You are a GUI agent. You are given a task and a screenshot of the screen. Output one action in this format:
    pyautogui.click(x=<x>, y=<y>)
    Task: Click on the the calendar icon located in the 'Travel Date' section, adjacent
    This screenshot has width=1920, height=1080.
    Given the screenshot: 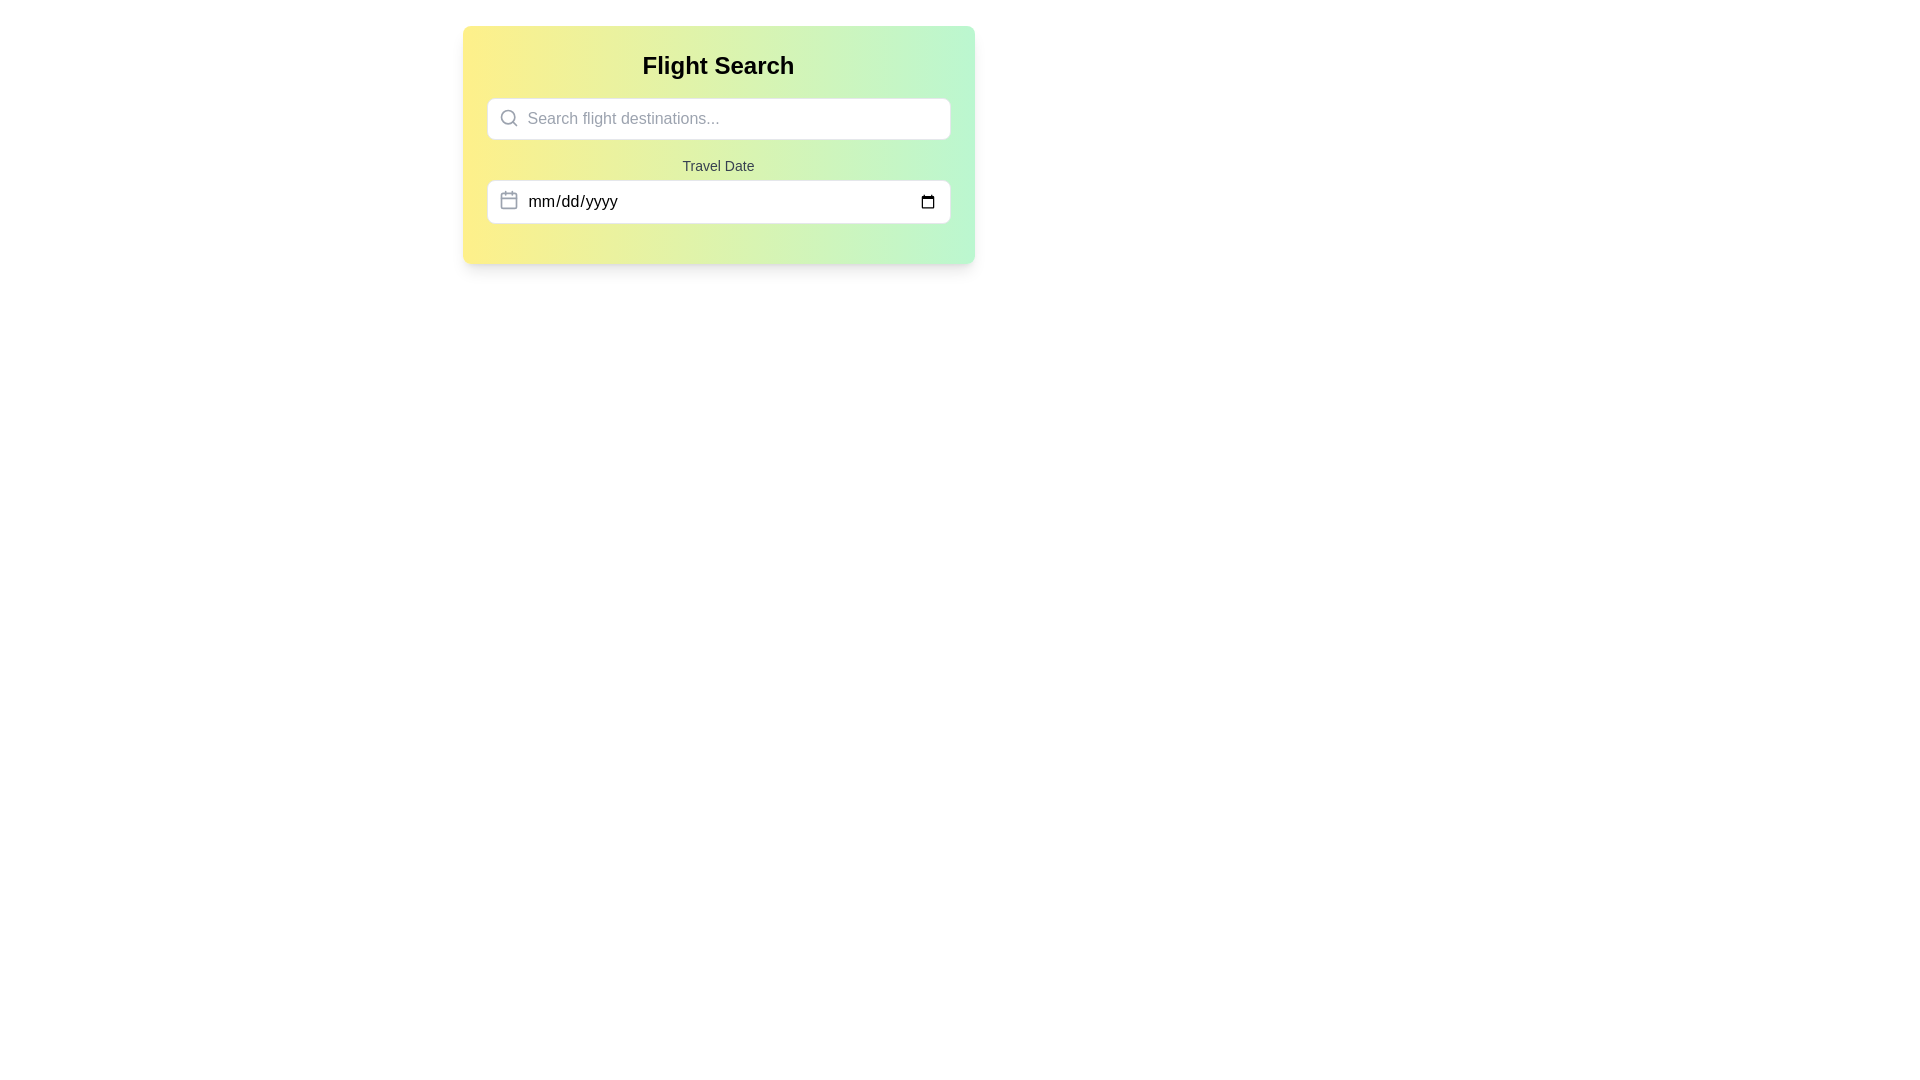 What is the action you would take?
    pyautogui.click(x=508, y=200)
    